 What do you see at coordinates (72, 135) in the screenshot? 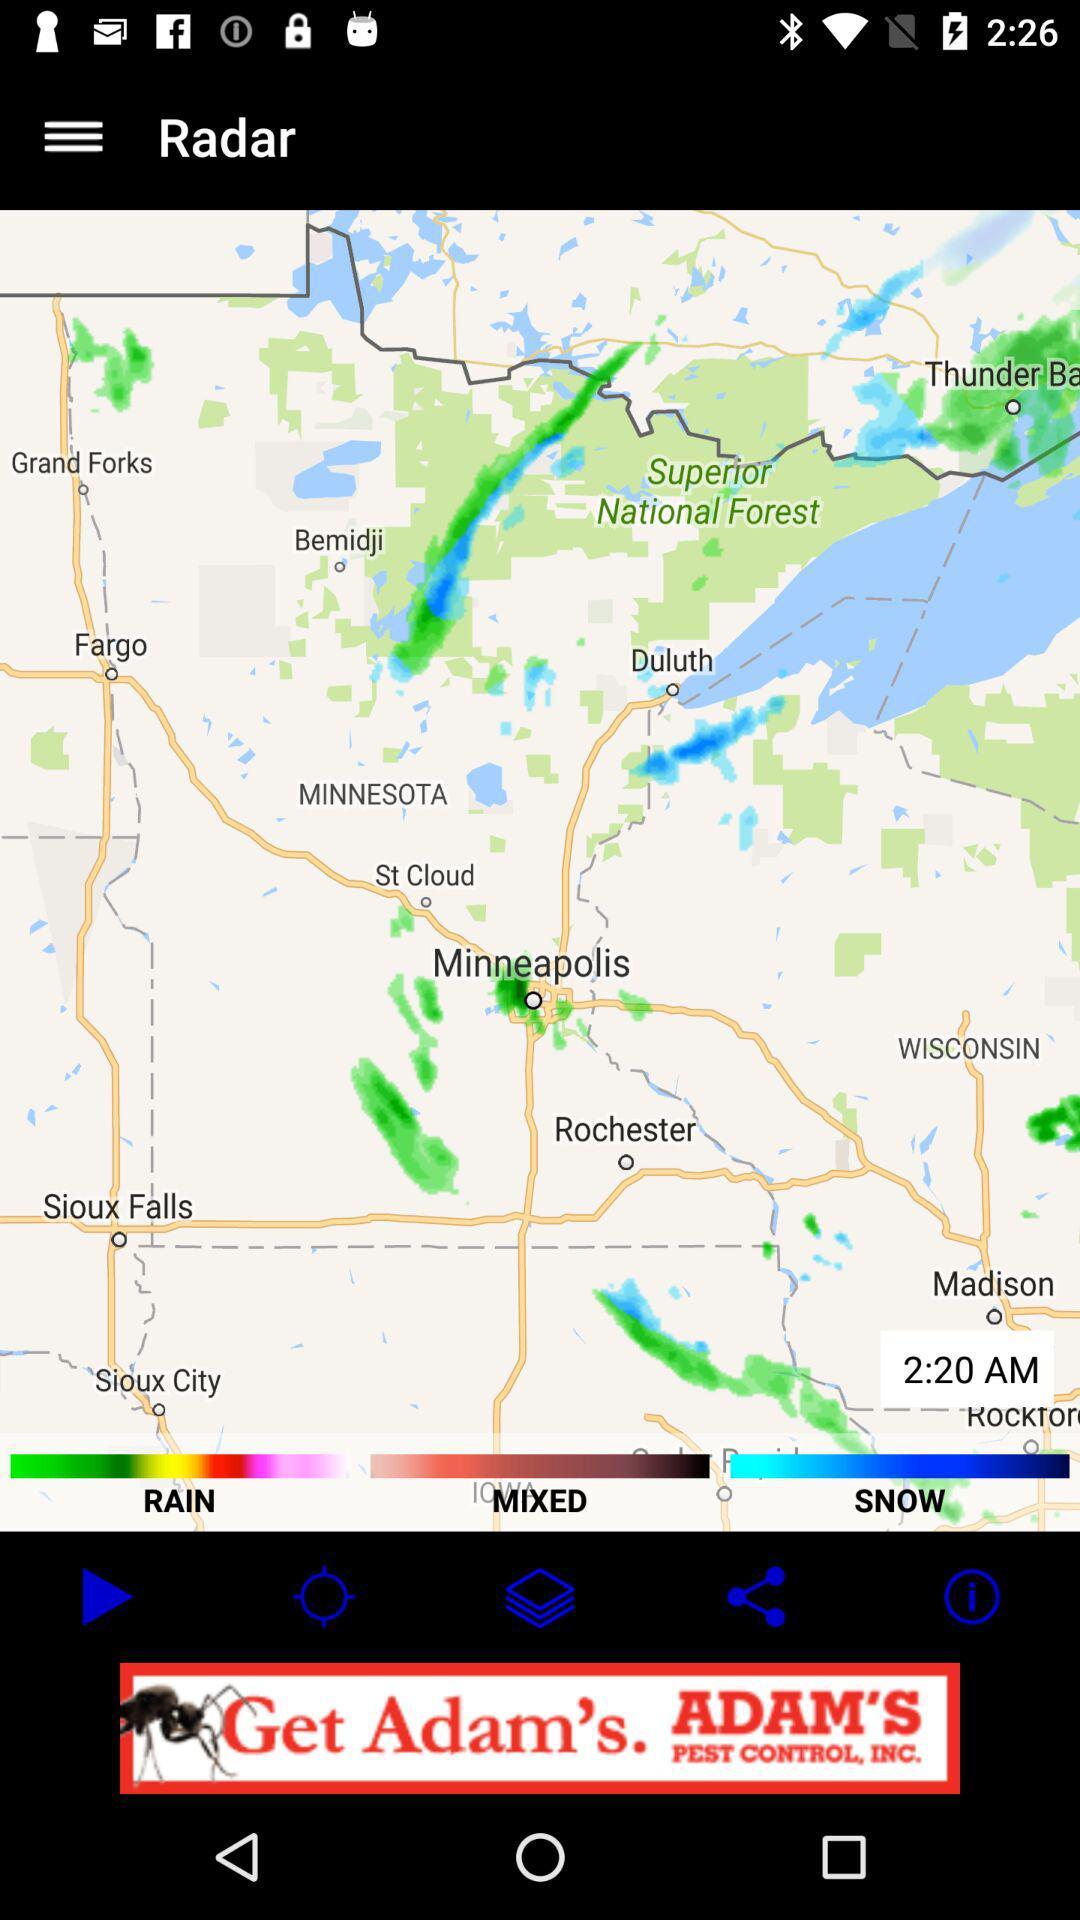
I see `setting option` at bounding box center [72, 135].